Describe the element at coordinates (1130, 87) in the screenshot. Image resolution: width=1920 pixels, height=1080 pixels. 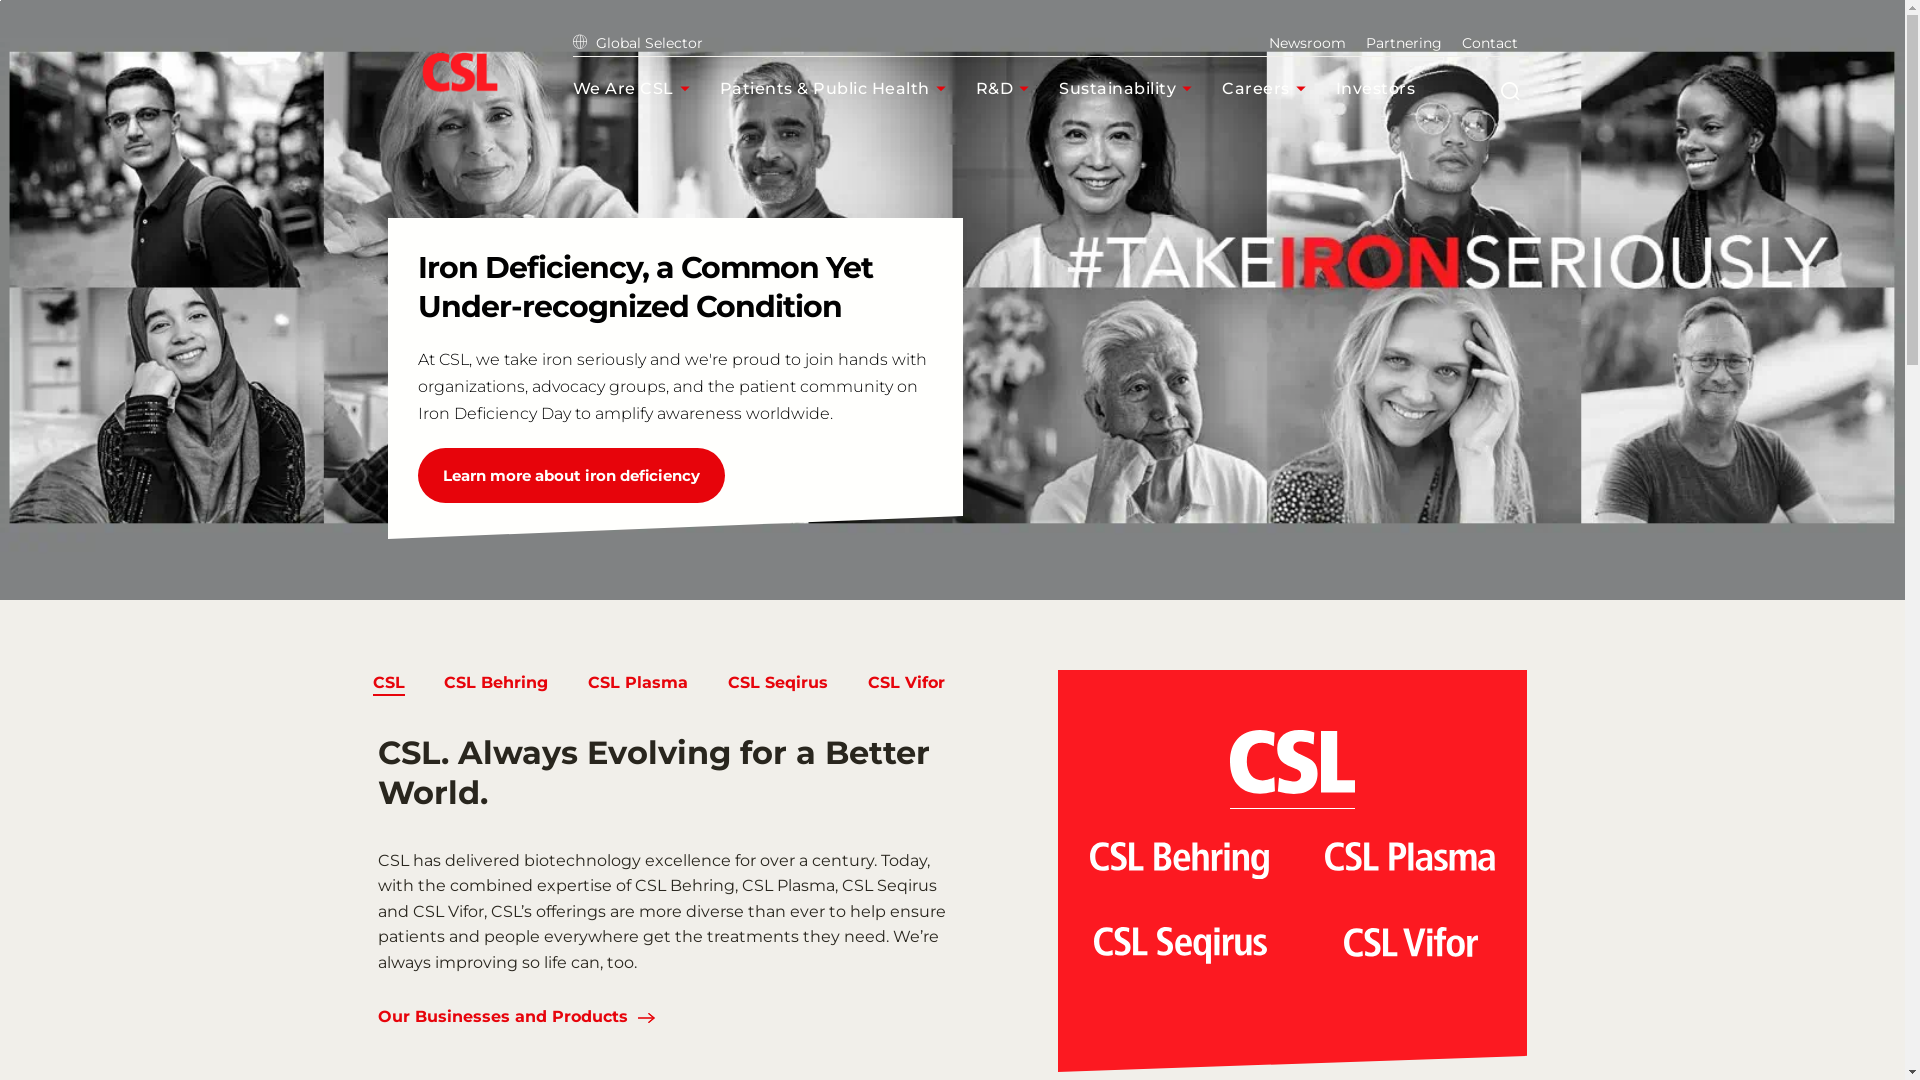
I see `'Sustainability'` at that location.